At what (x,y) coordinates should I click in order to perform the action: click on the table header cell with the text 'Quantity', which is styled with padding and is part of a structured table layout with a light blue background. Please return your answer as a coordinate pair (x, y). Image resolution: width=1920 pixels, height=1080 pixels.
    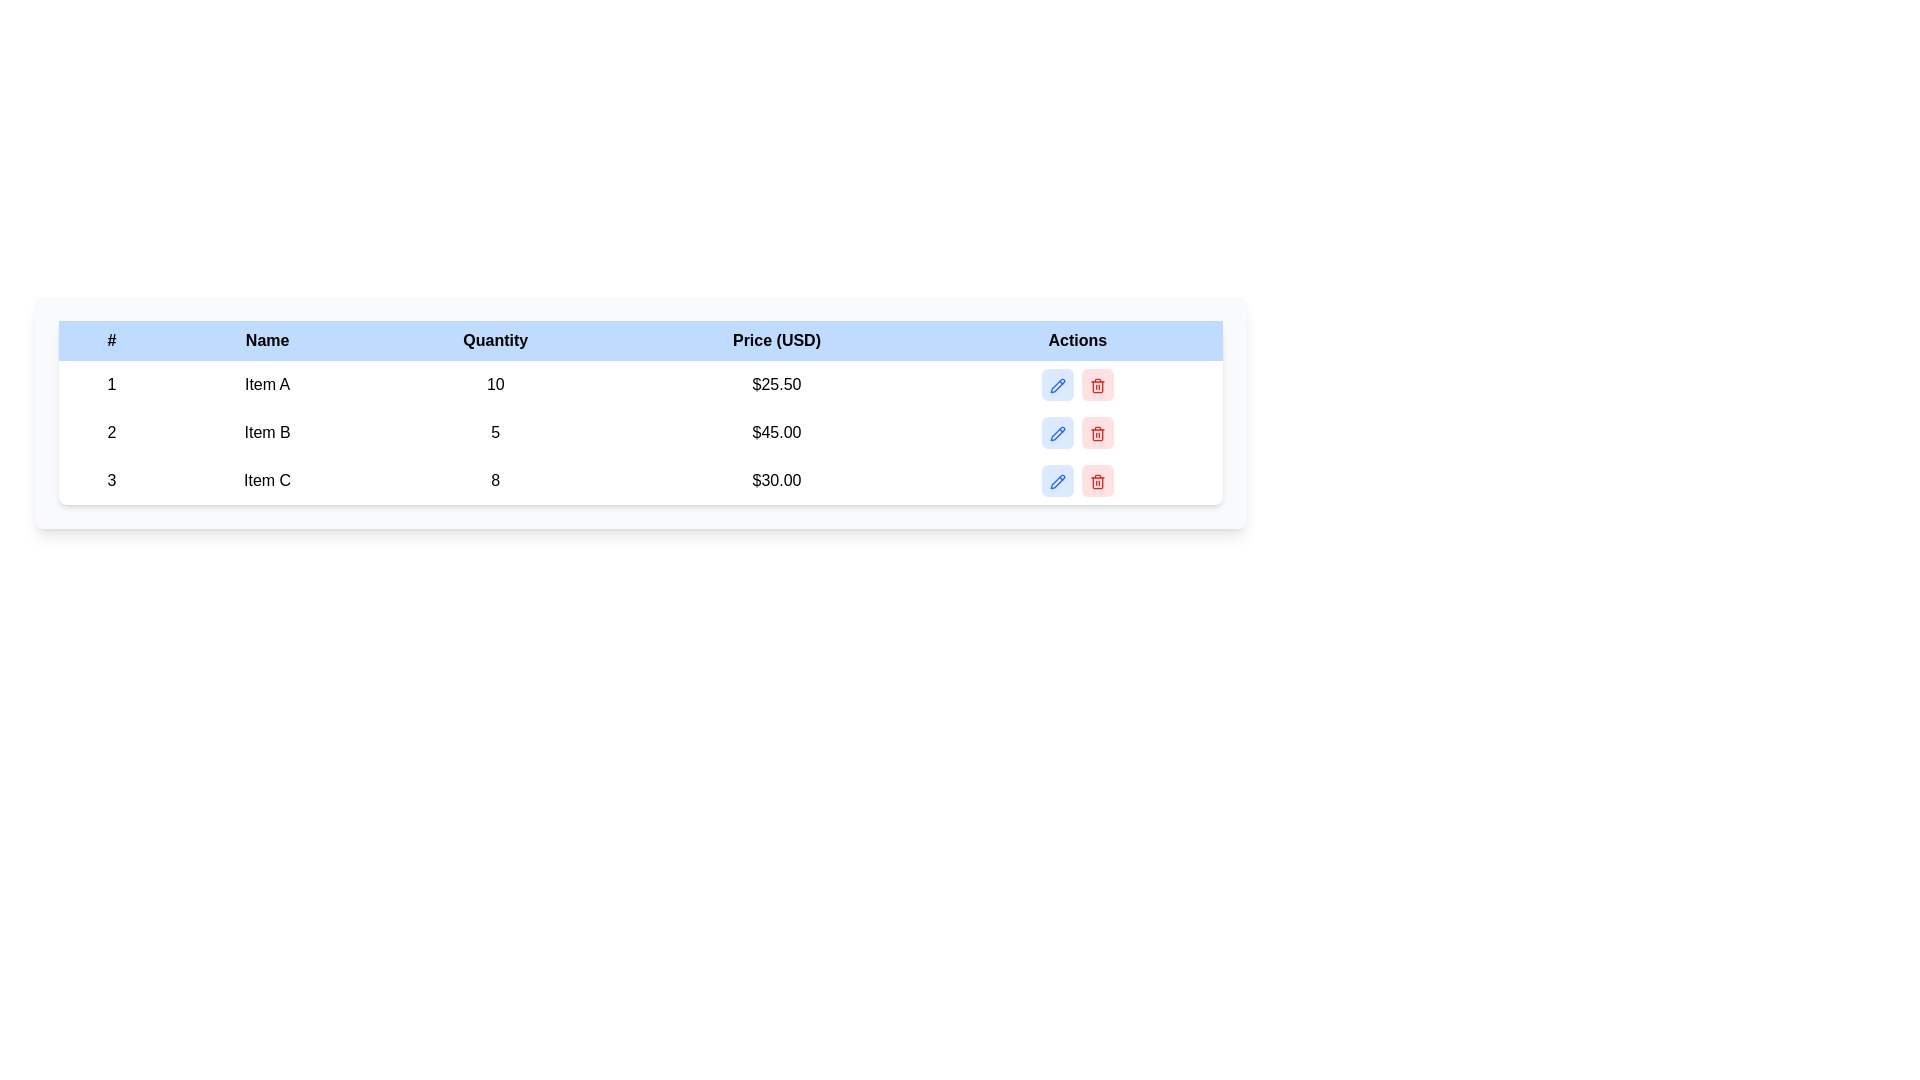
    Looking at the image, I should click on (495, 339).